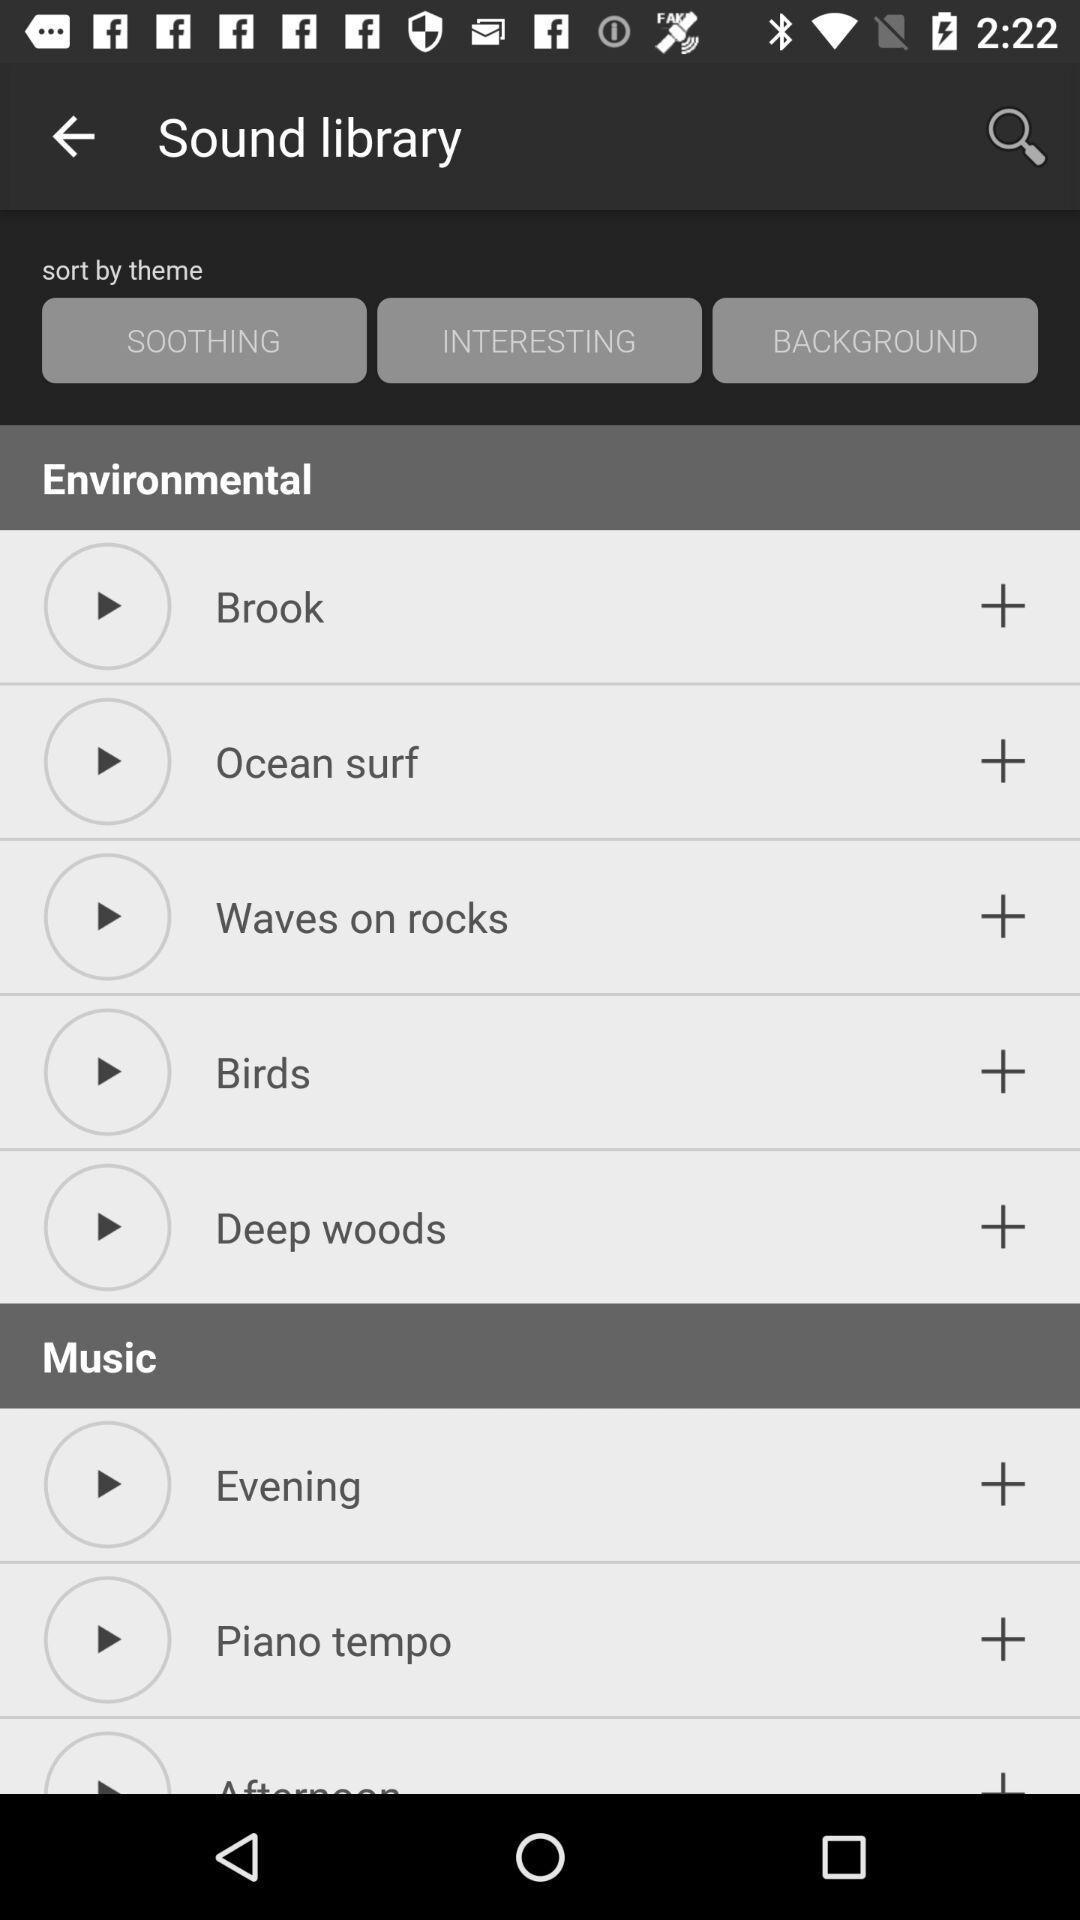 This screenshot has height=1920, width=1080. Describe the element at coordinates (538, 340) in the screenshot. I see `item to the right of the soothing` at that location.